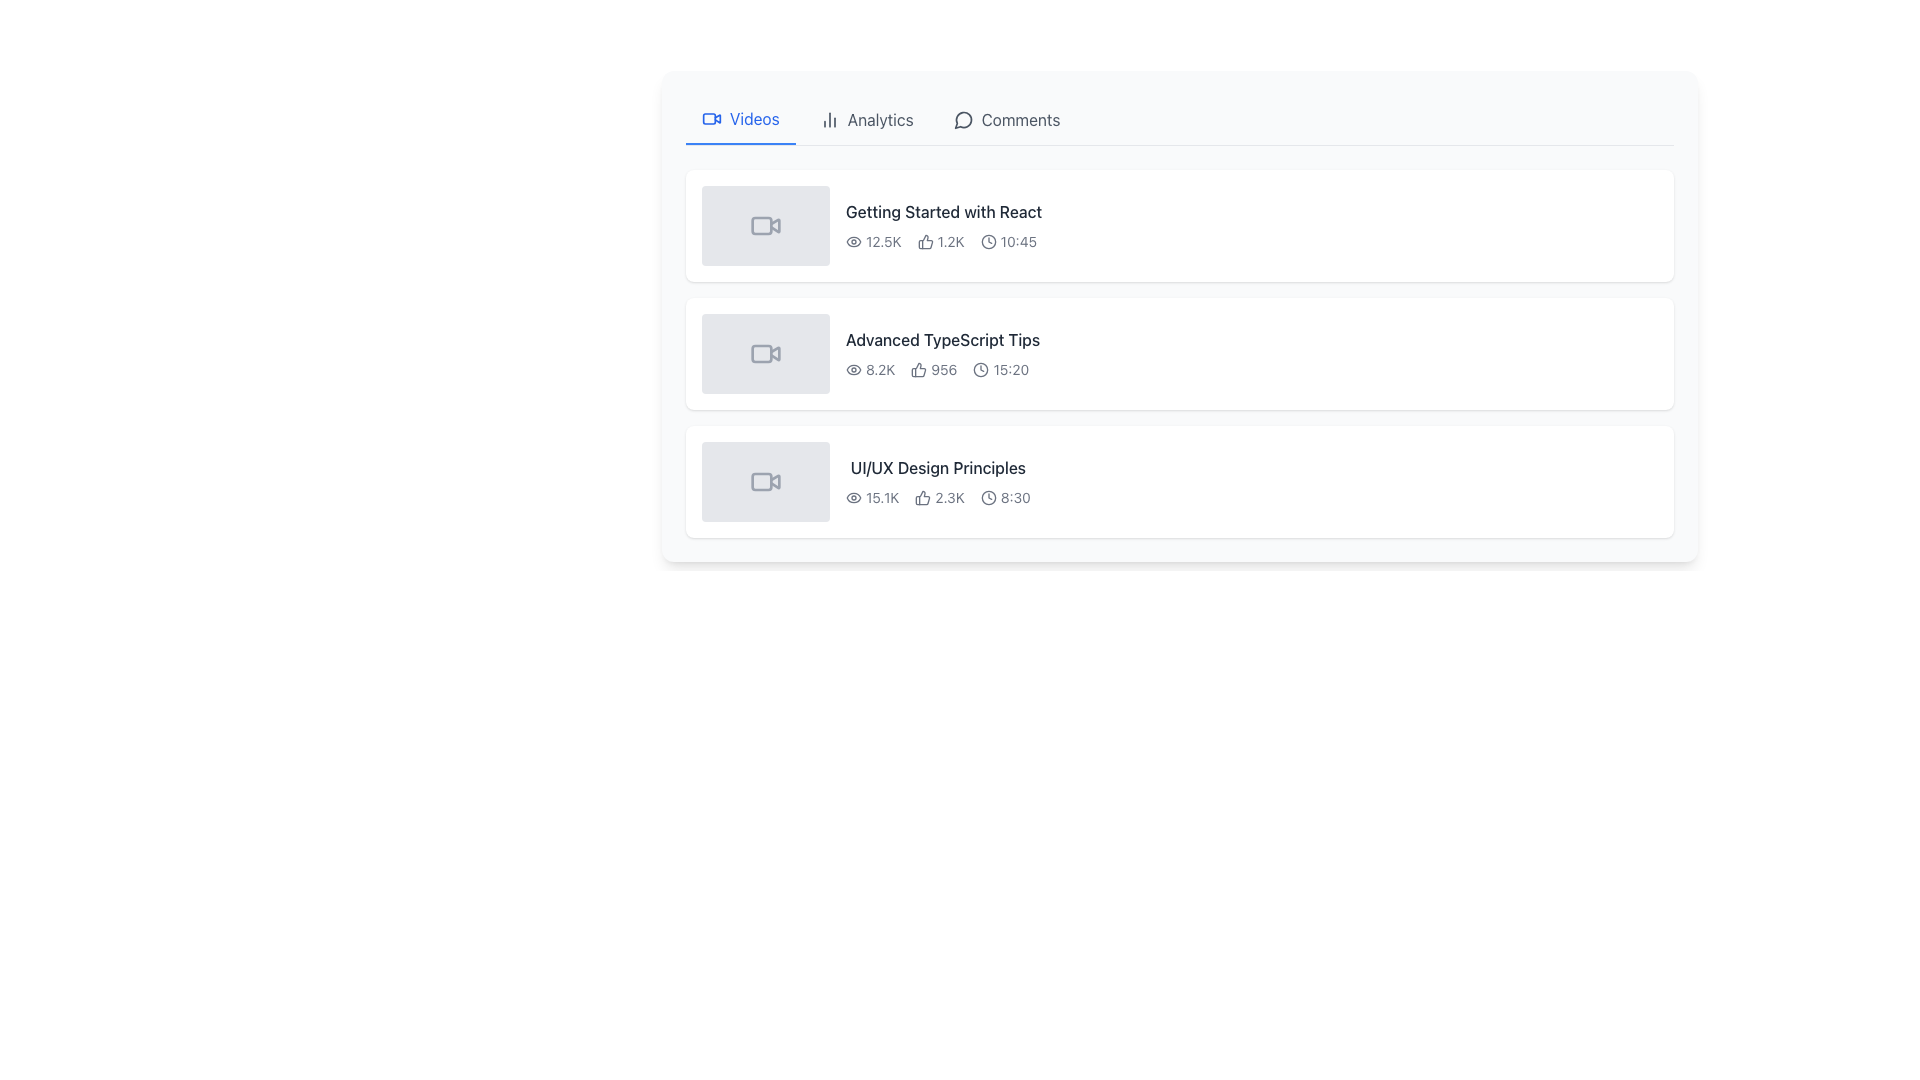 Image resolution: width=1920 pixels, height=1080 pixels. What do you see at coordinates (988, 241) in the screenshot?
I see `the circular SVG element that is part of the clock icon displayed next to the video duration for the first video entry` at bounding box center [988, 241].